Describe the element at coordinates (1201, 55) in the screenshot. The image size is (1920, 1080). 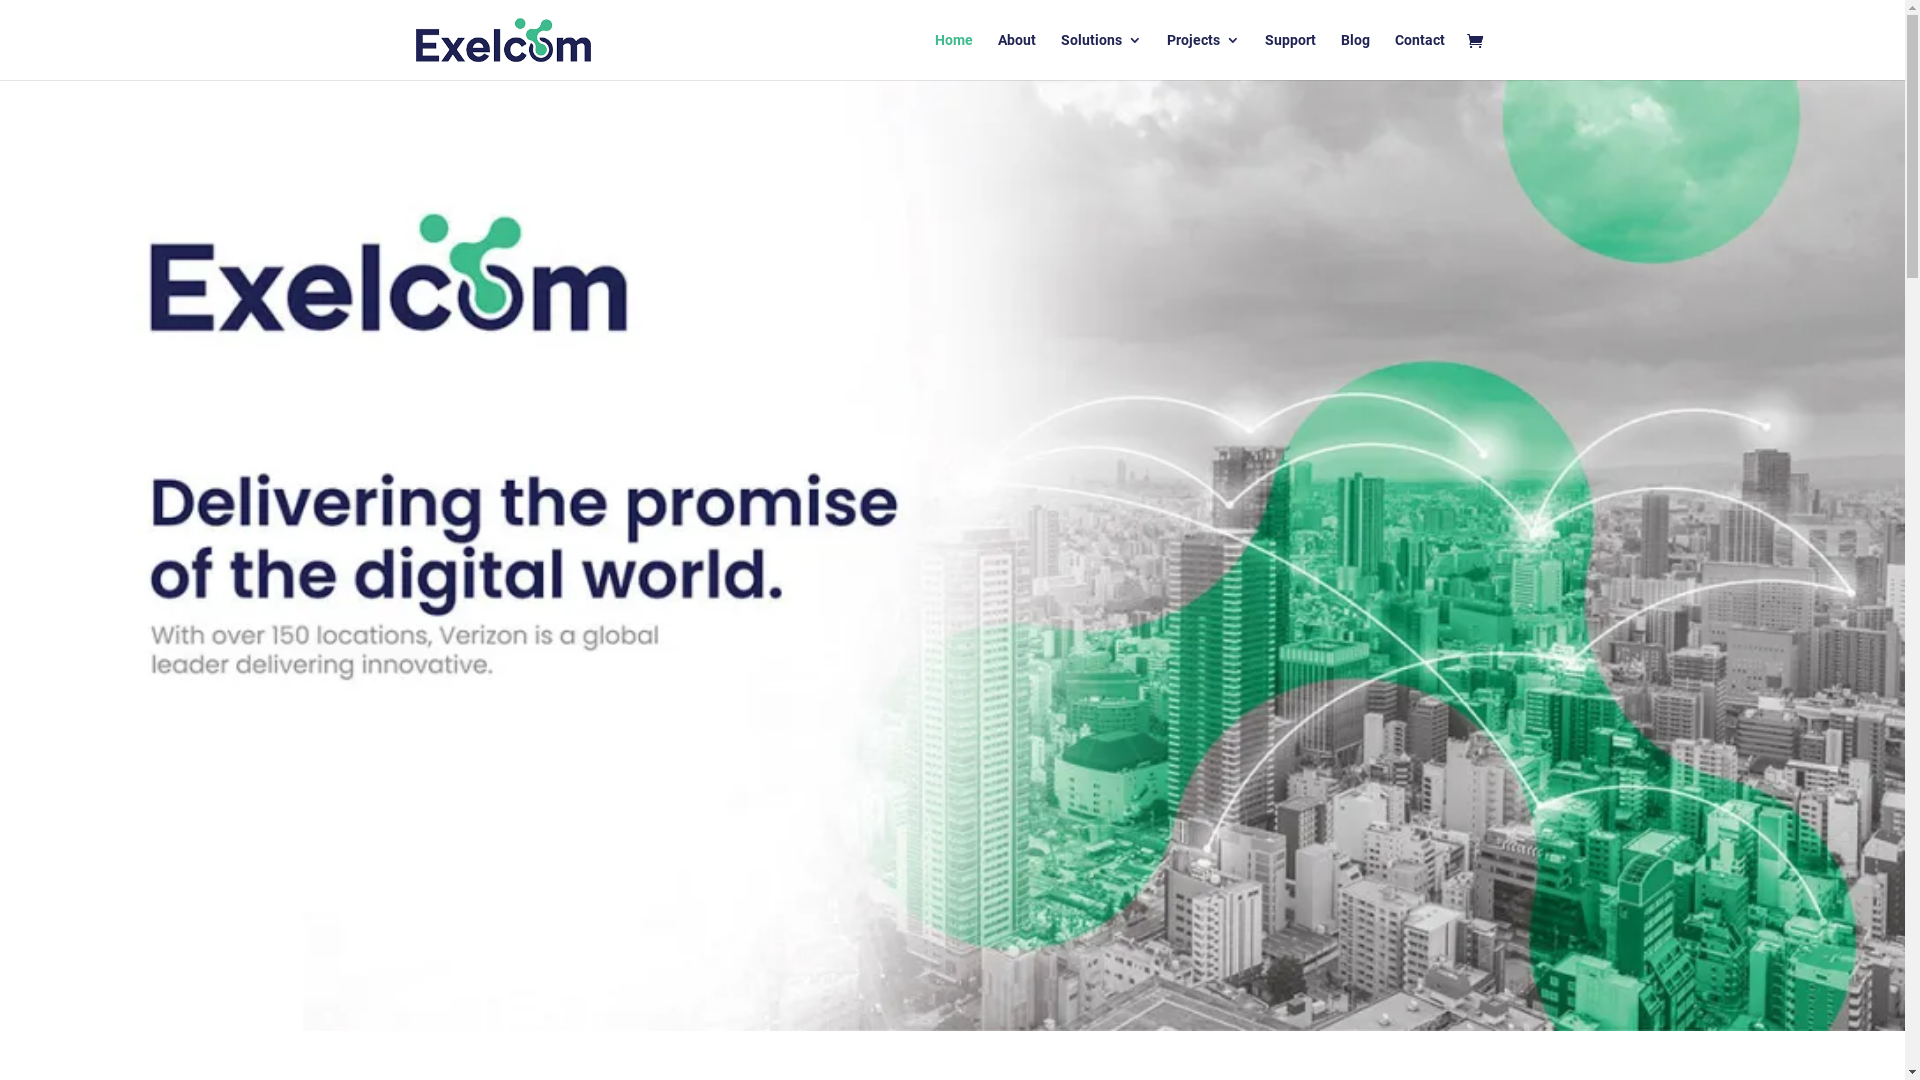
I see `'Projects'` at that location.